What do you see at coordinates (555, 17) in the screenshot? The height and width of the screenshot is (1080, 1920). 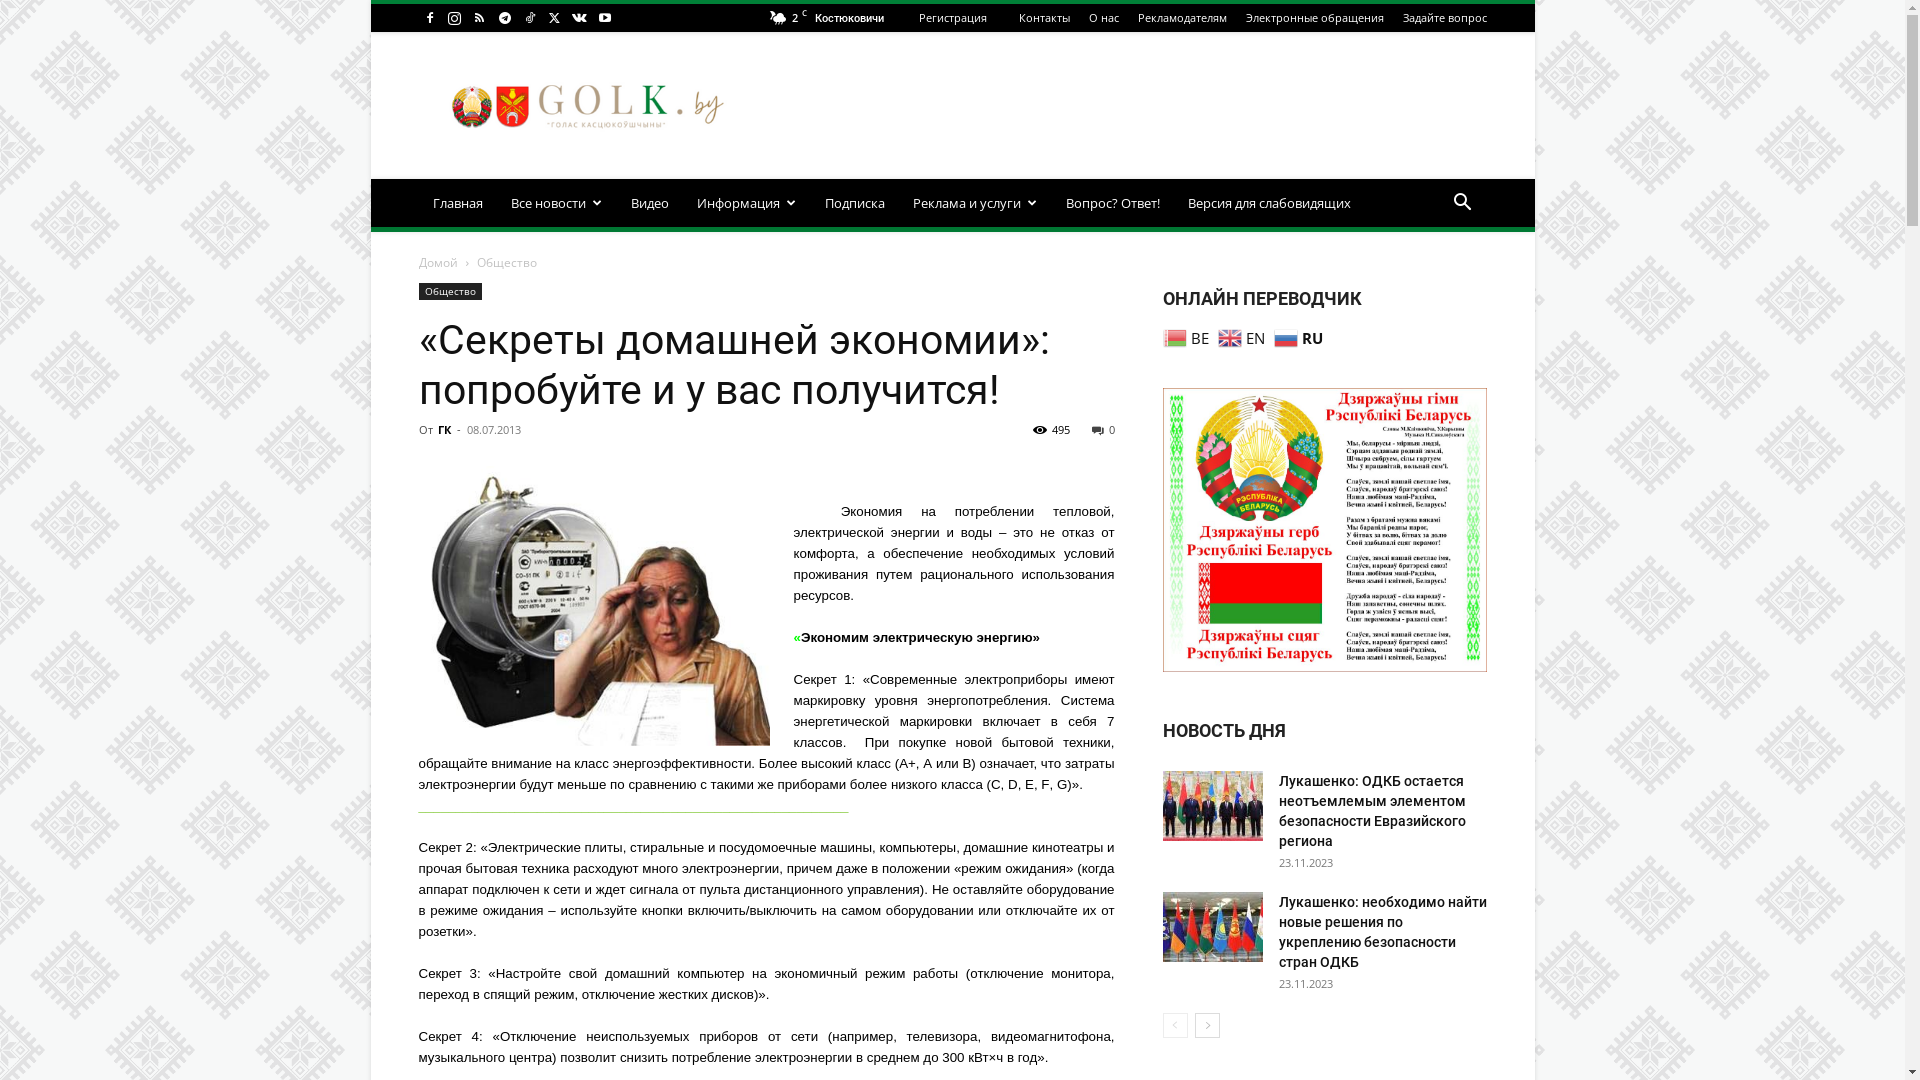 I see `'Twitter'` at bounding box center [555, 17].